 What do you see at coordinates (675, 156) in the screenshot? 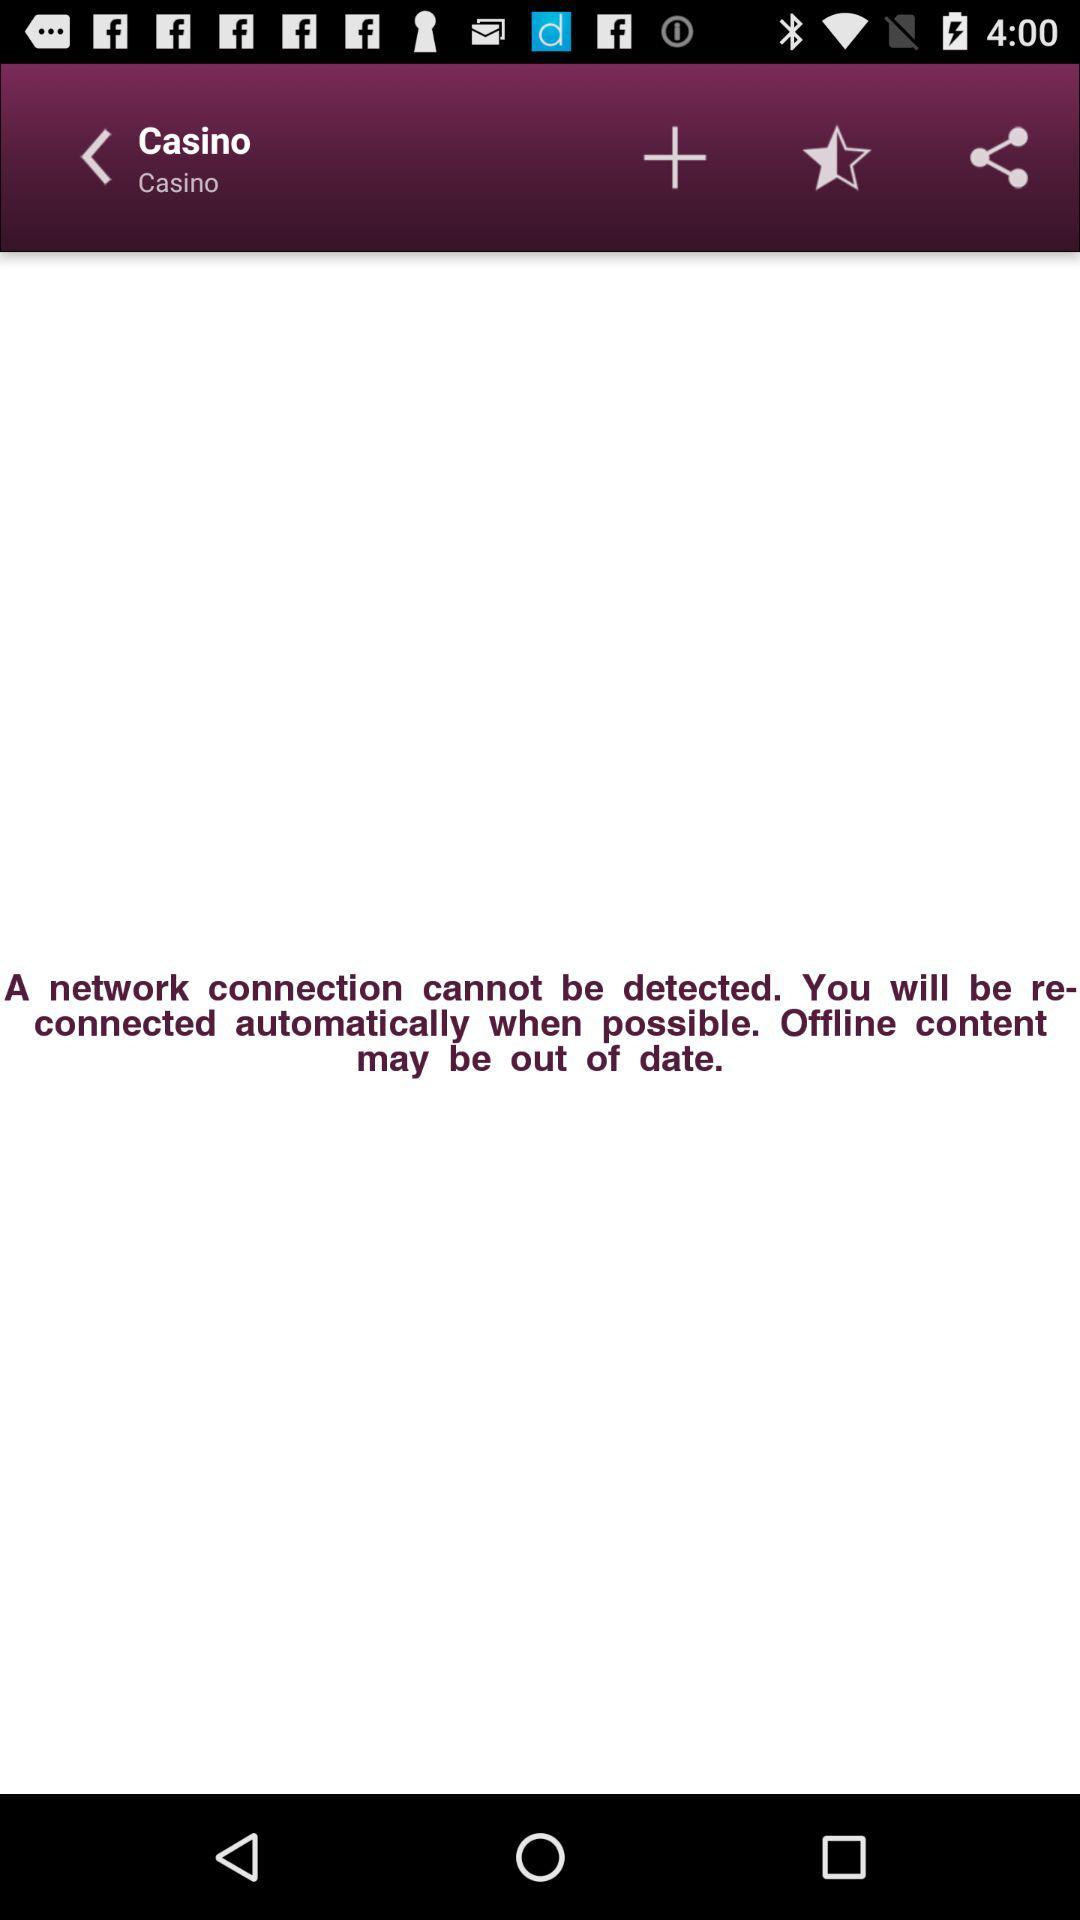
I see `the item at the top` at bounding box center [675, 156].